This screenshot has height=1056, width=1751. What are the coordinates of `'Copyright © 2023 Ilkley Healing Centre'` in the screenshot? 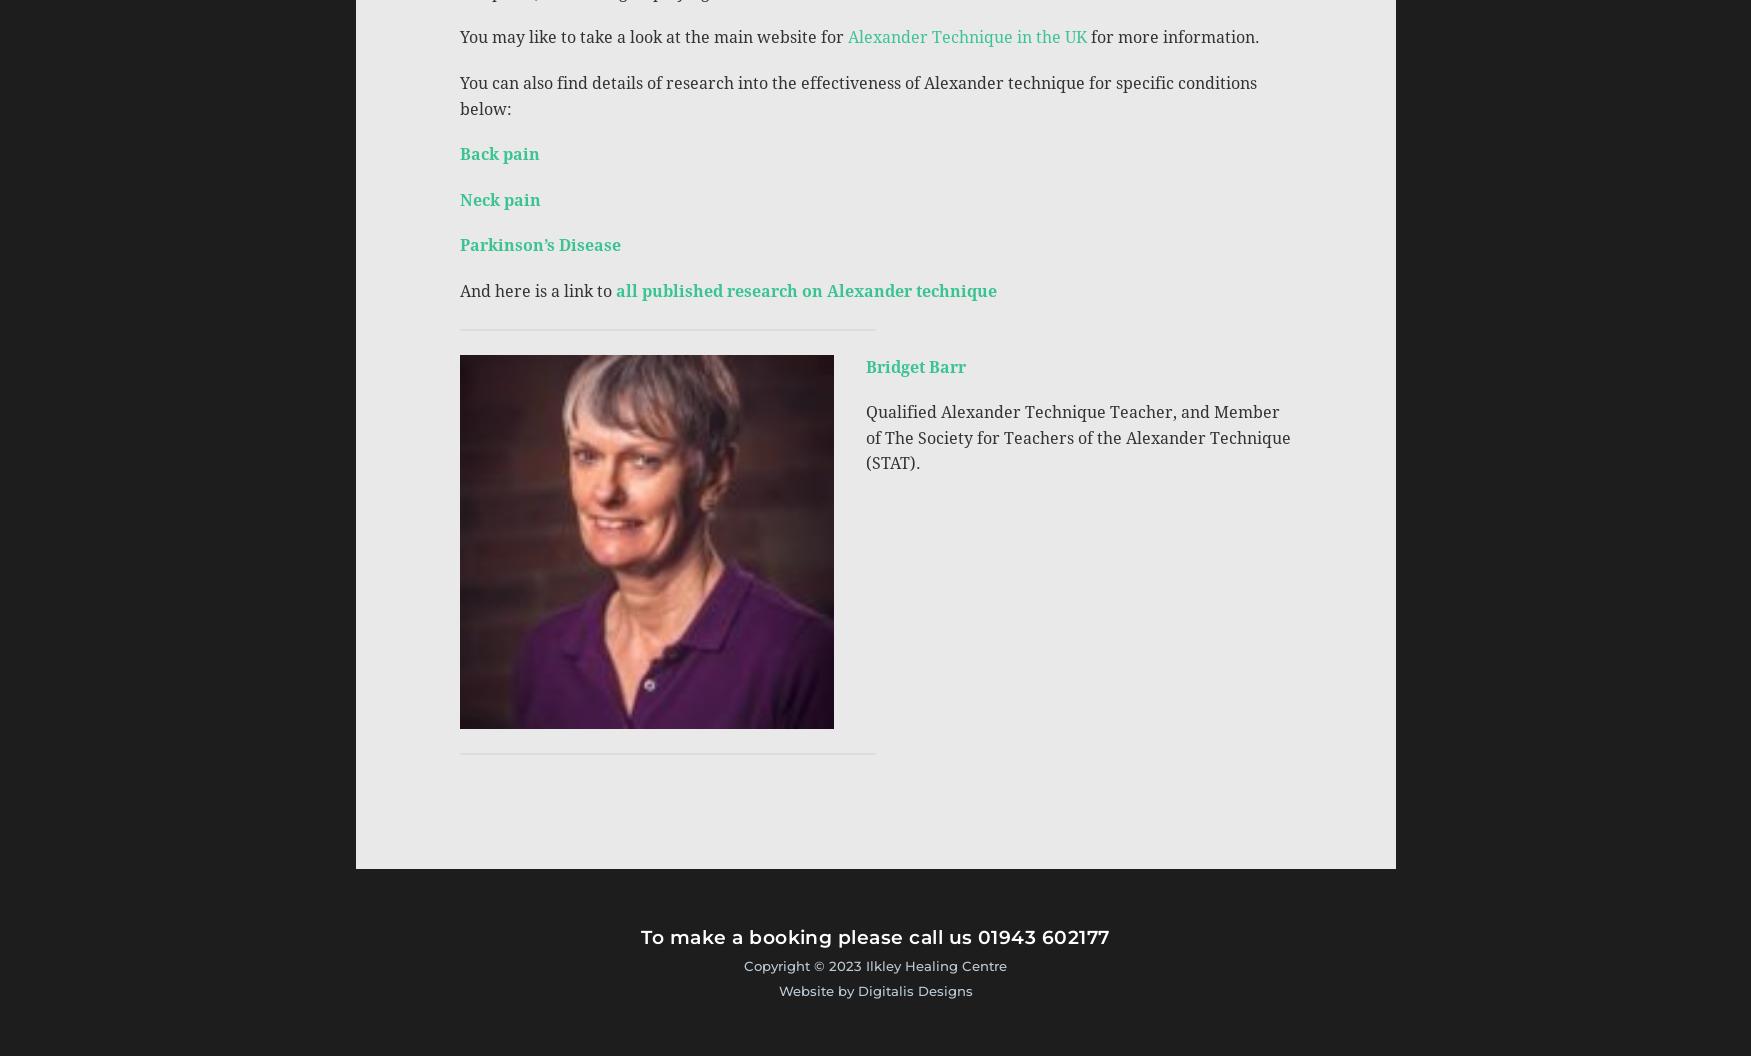 It's located at (875, 964).